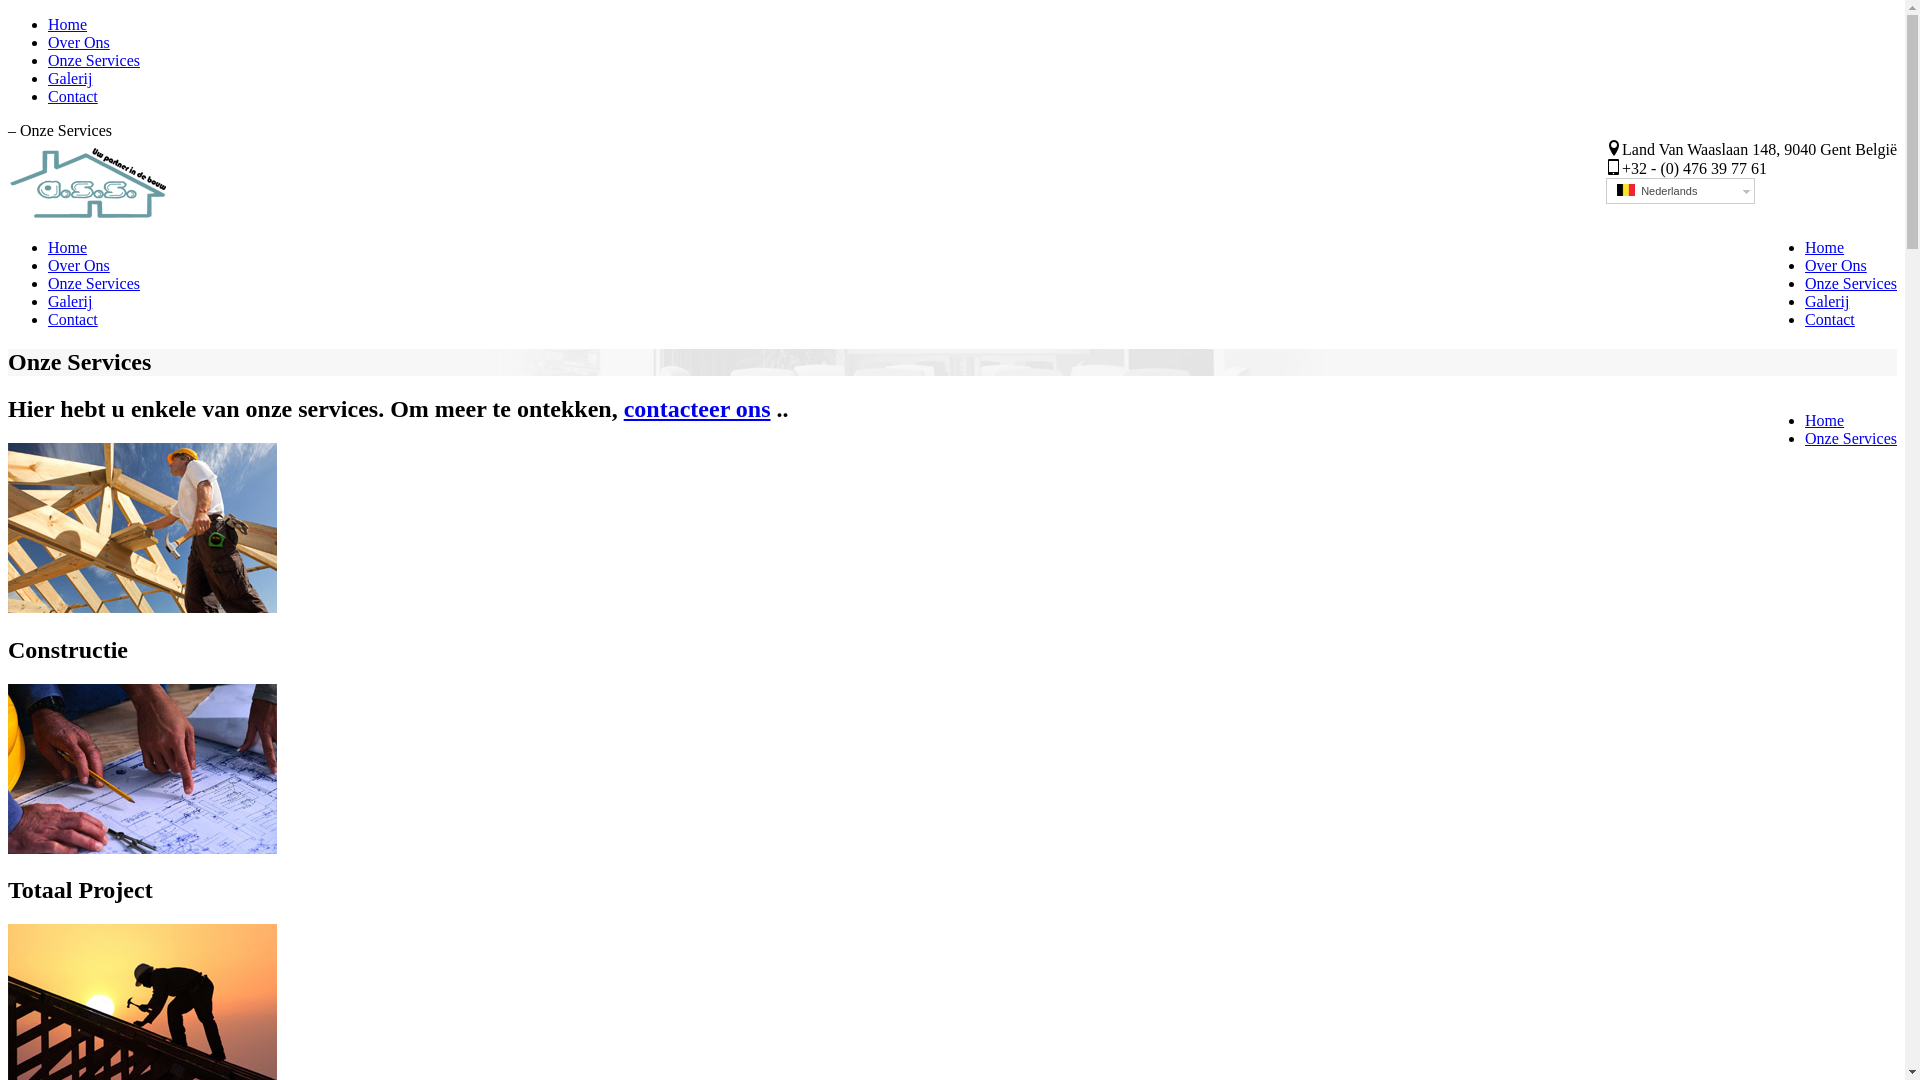 The image size is (1920, 1080). Describe the element at coordinates (1829, 318) in the screenshot. I see `'Contact'` at that location.